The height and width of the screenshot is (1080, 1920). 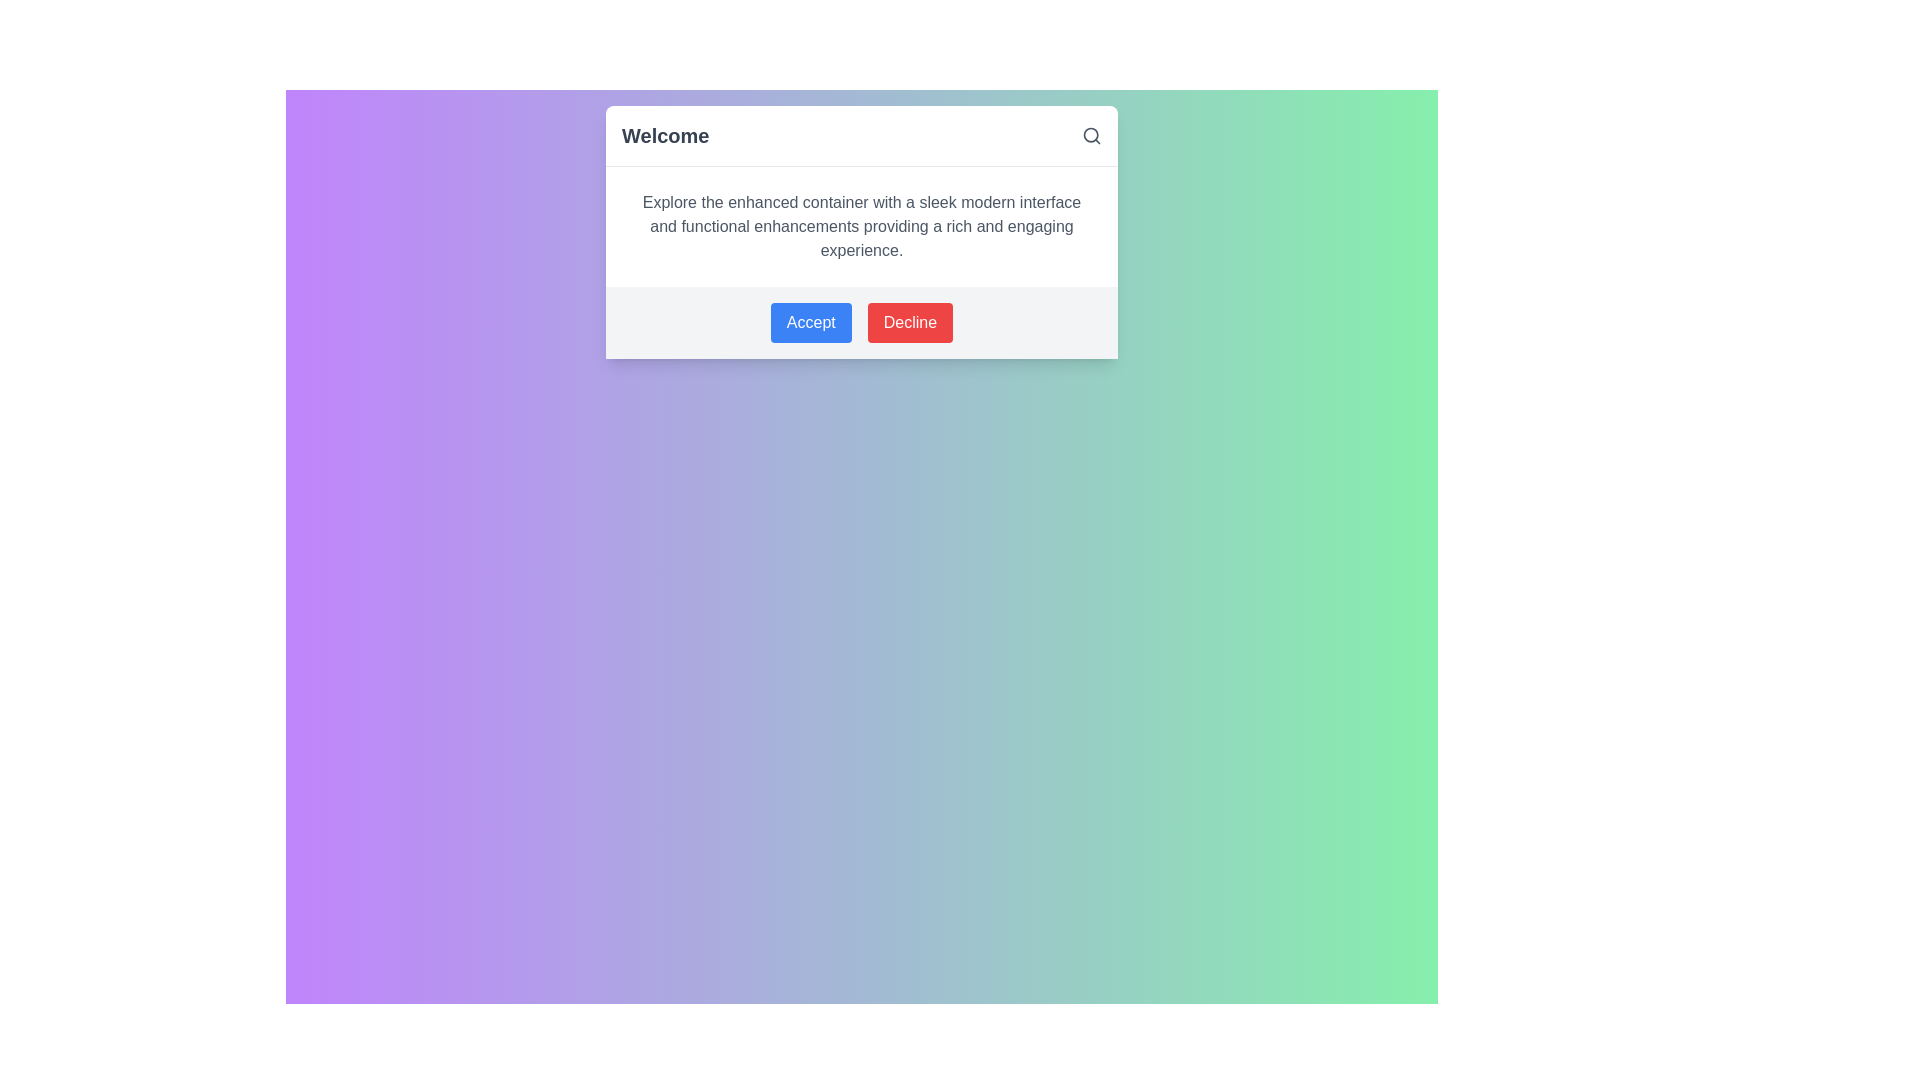 What do you see at coordinates (1090, 135) in the screenshot?
I see `the search icon located in the top-right corner of the 'Welcome' section` at bounding box center [1090, 135].